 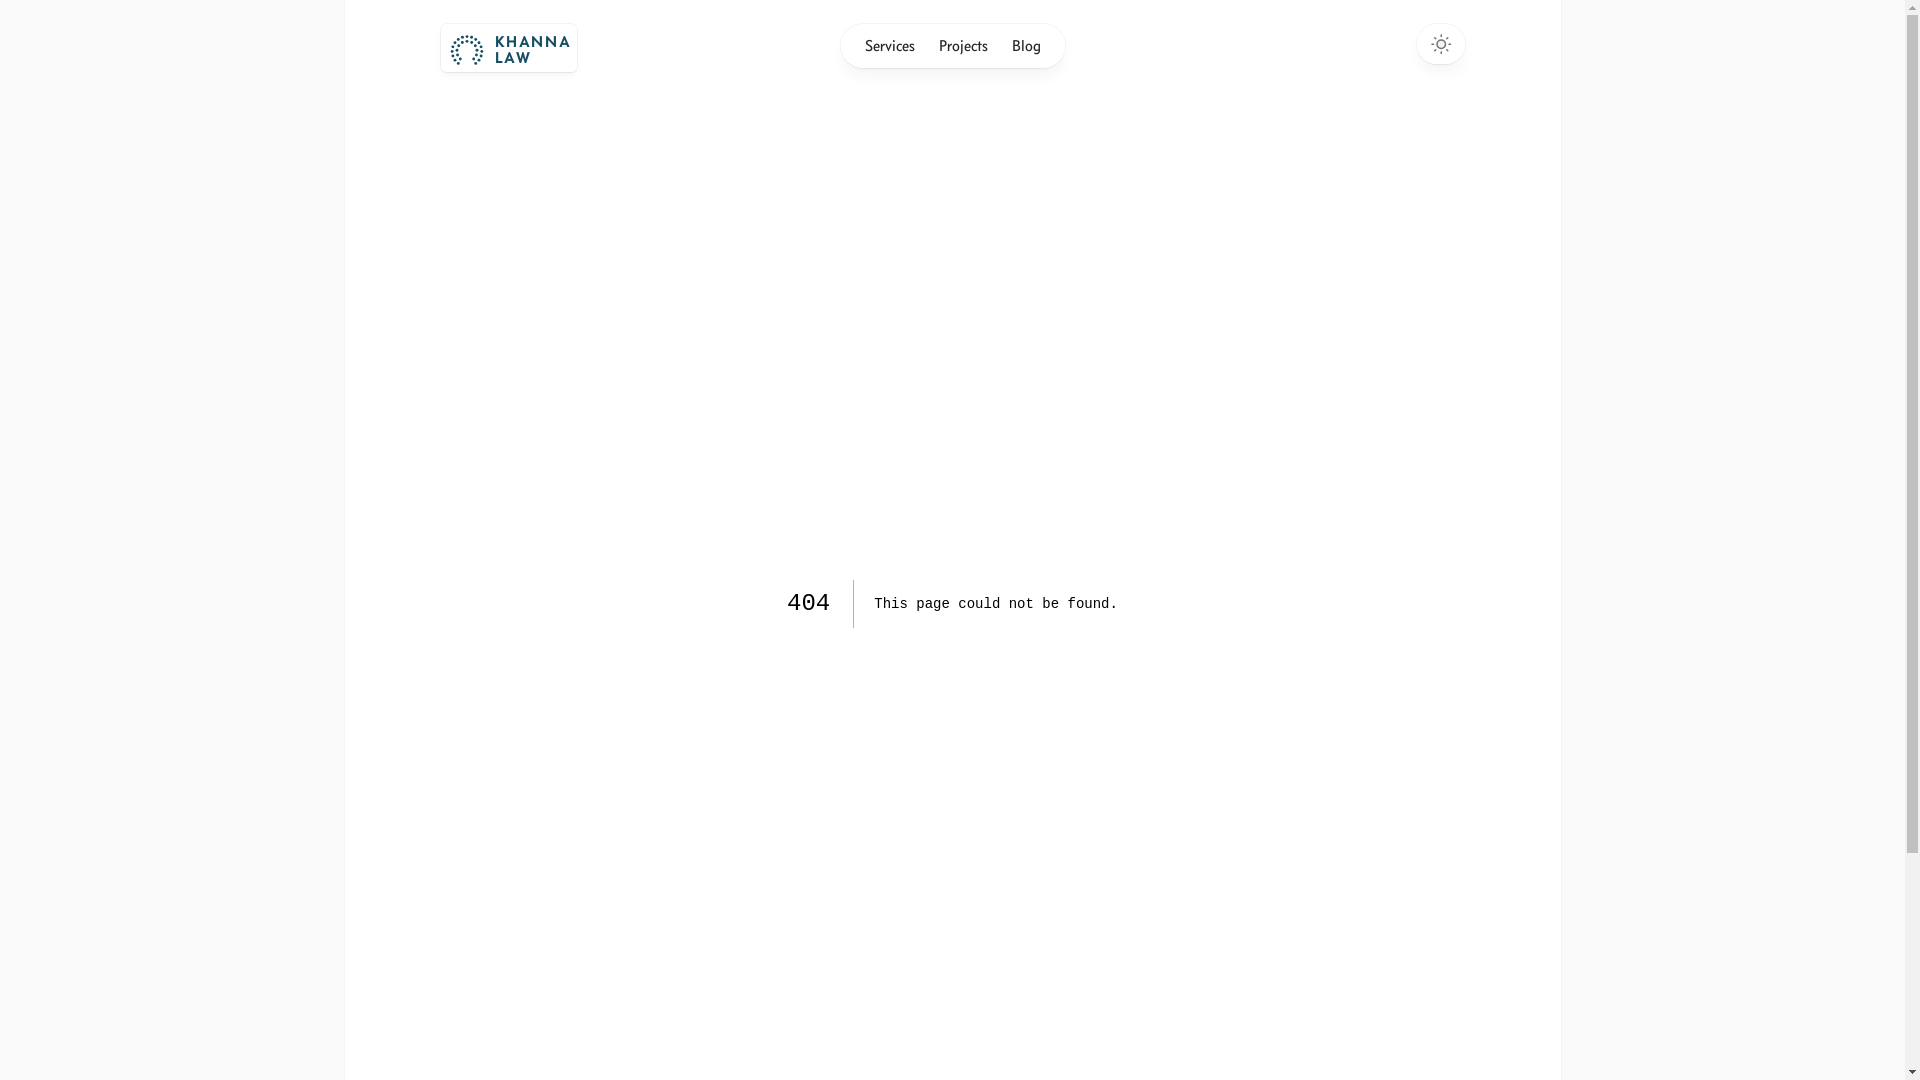 What do you see at coordinates (962, 45) in the screenshot?
I see `'Projects'` at bounding box center [962, 45].